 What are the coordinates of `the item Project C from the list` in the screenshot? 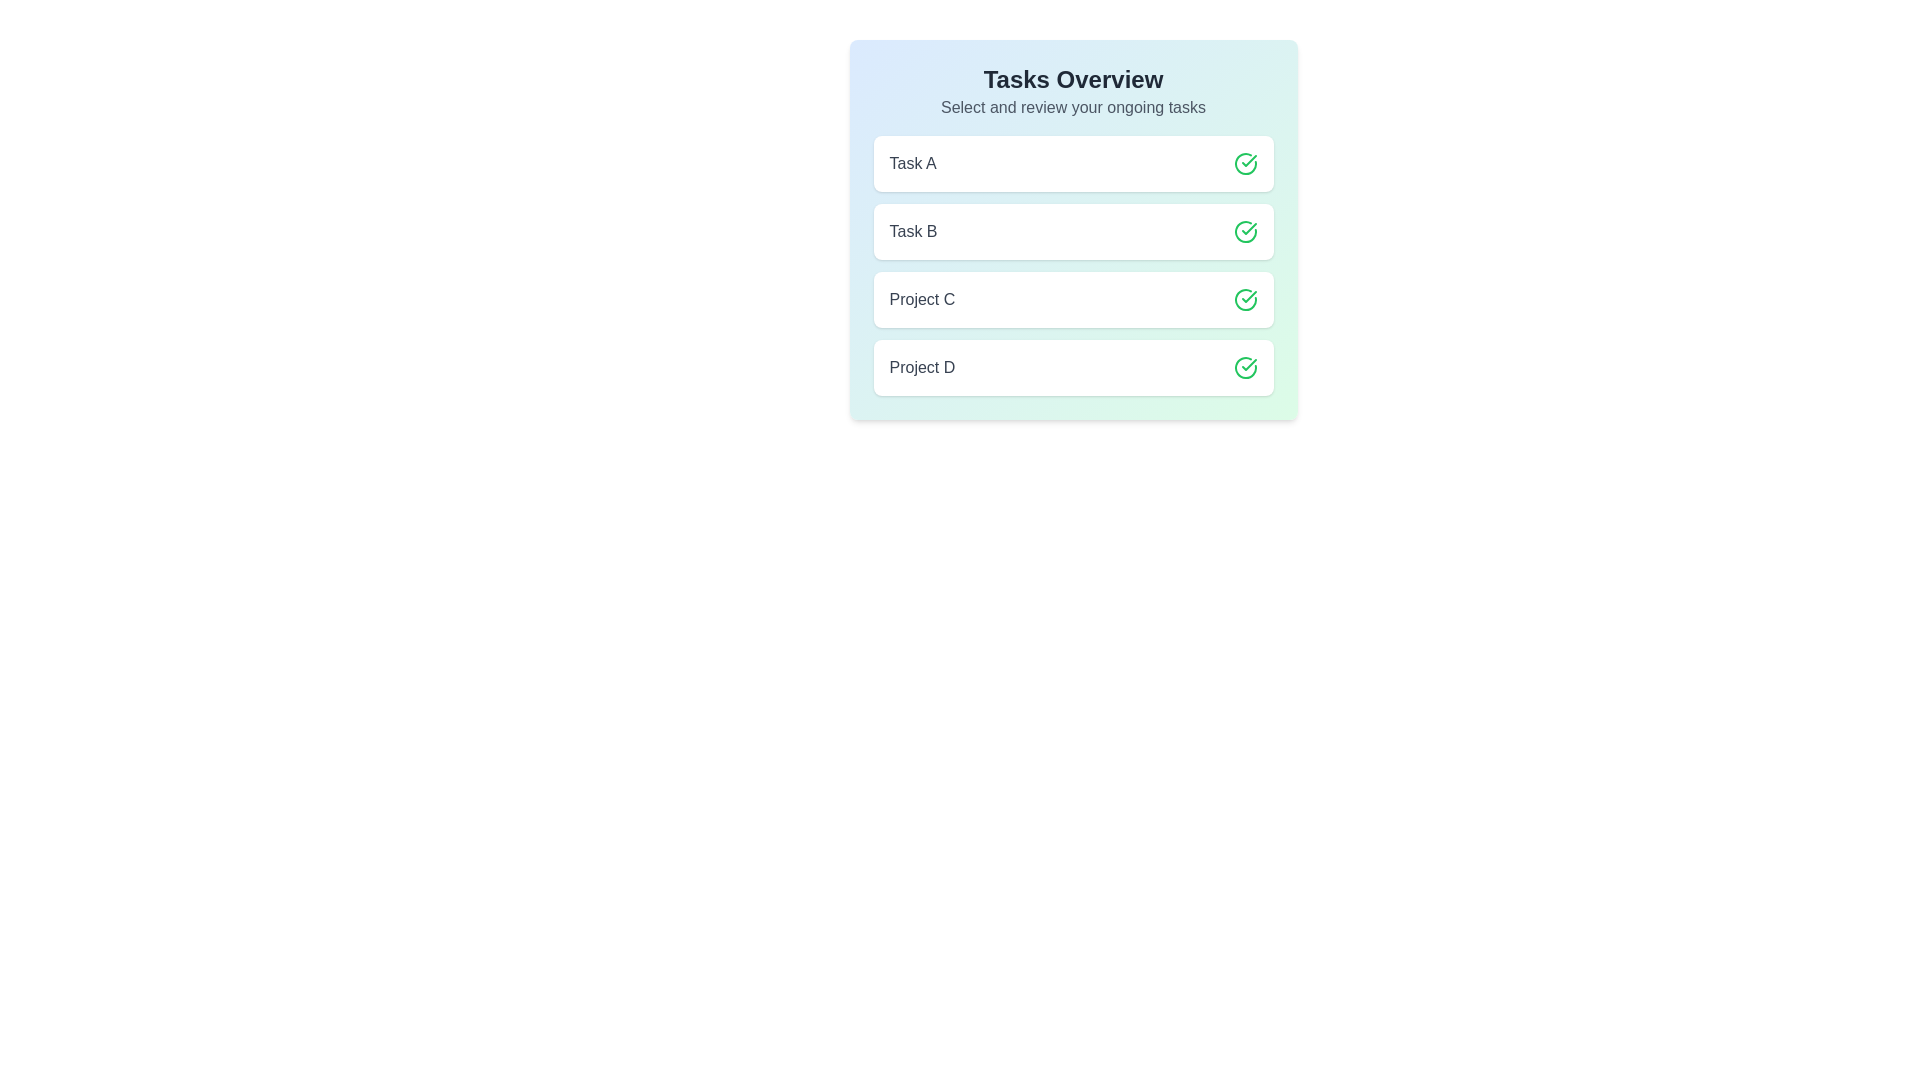 It's located at (1072, 300).